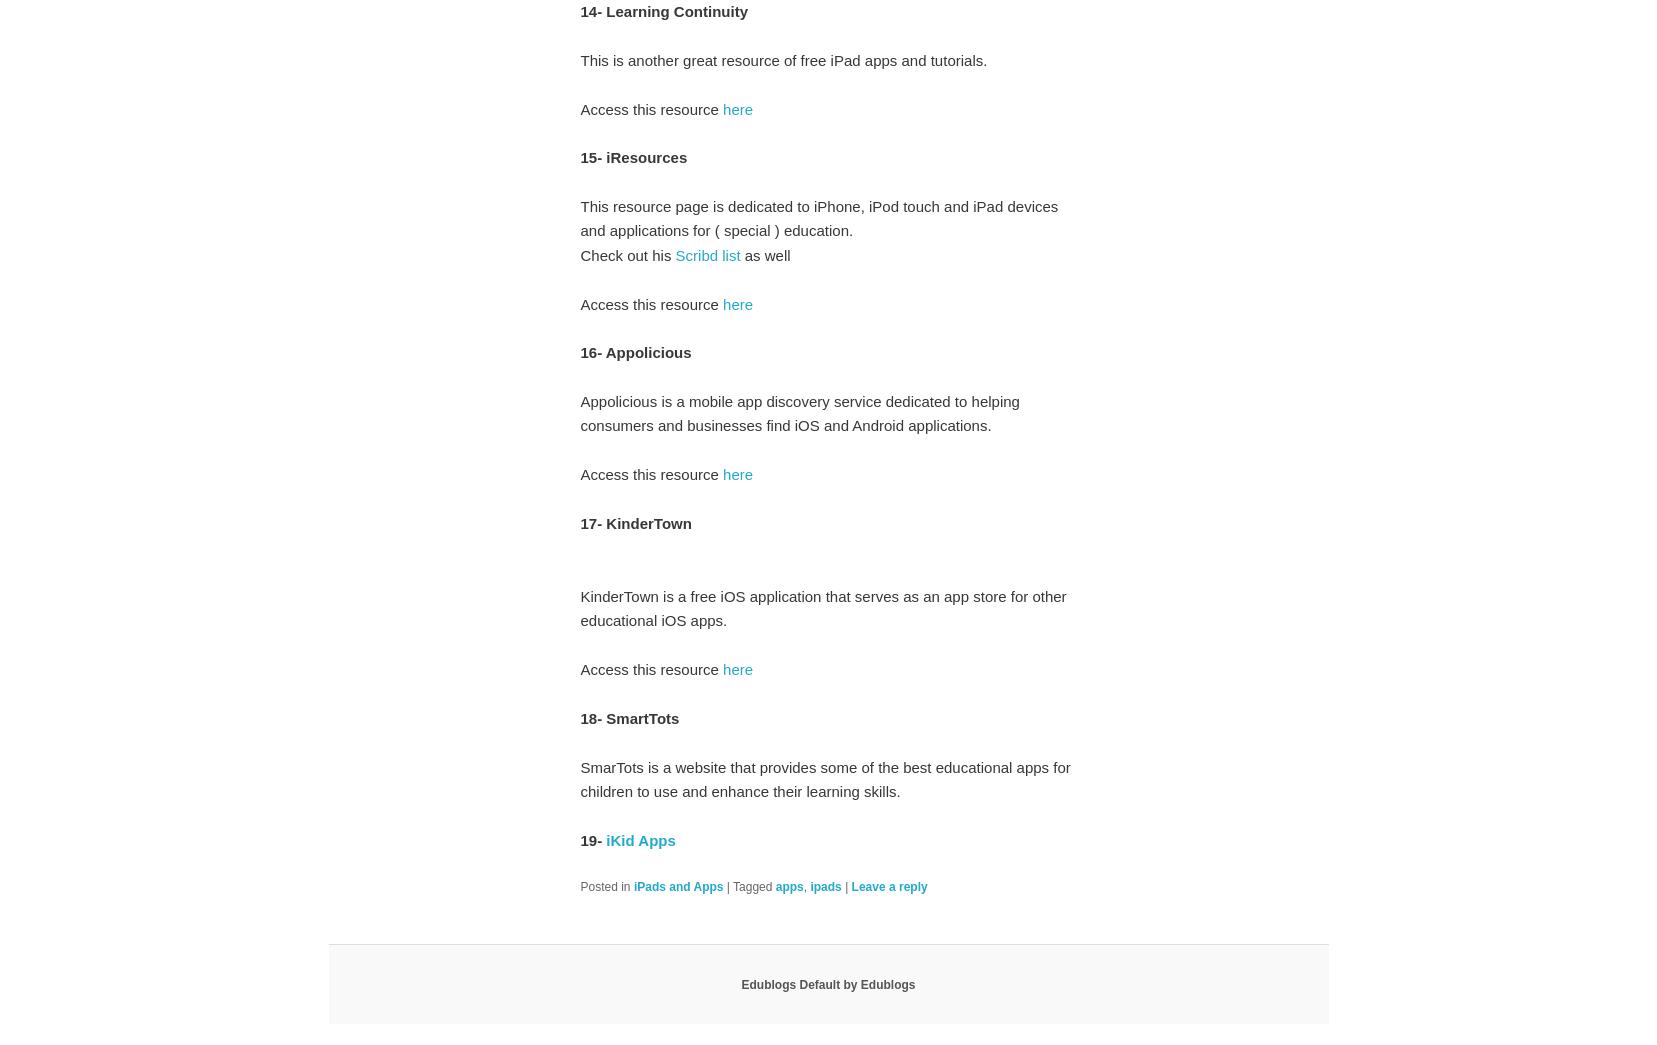 This screenshot has height=1045, width=1657. I want to click on 'iPads and Apps', so click(677, 885).